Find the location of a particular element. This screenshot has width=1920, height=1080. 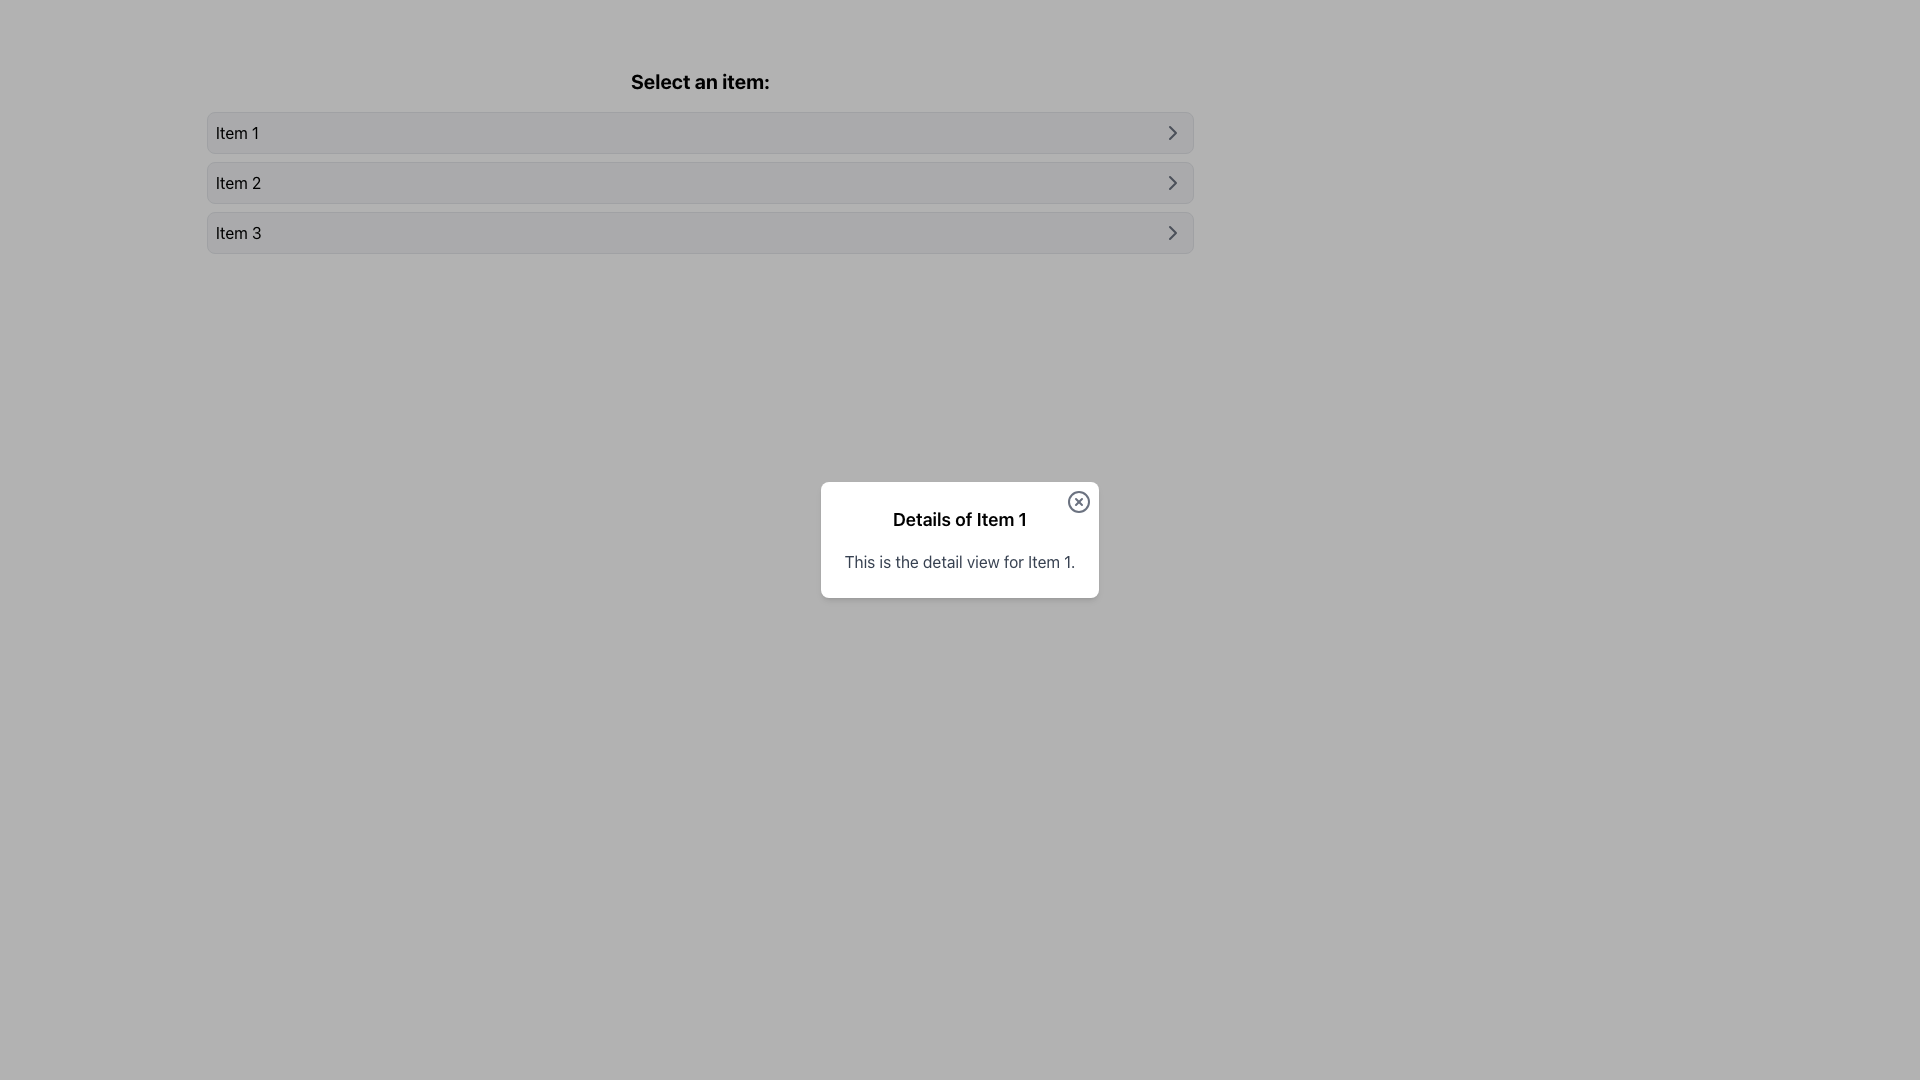

the Chevron icon located on the right edge of the list item associated with 'Item 2' is located at coordinates (1172, 182).